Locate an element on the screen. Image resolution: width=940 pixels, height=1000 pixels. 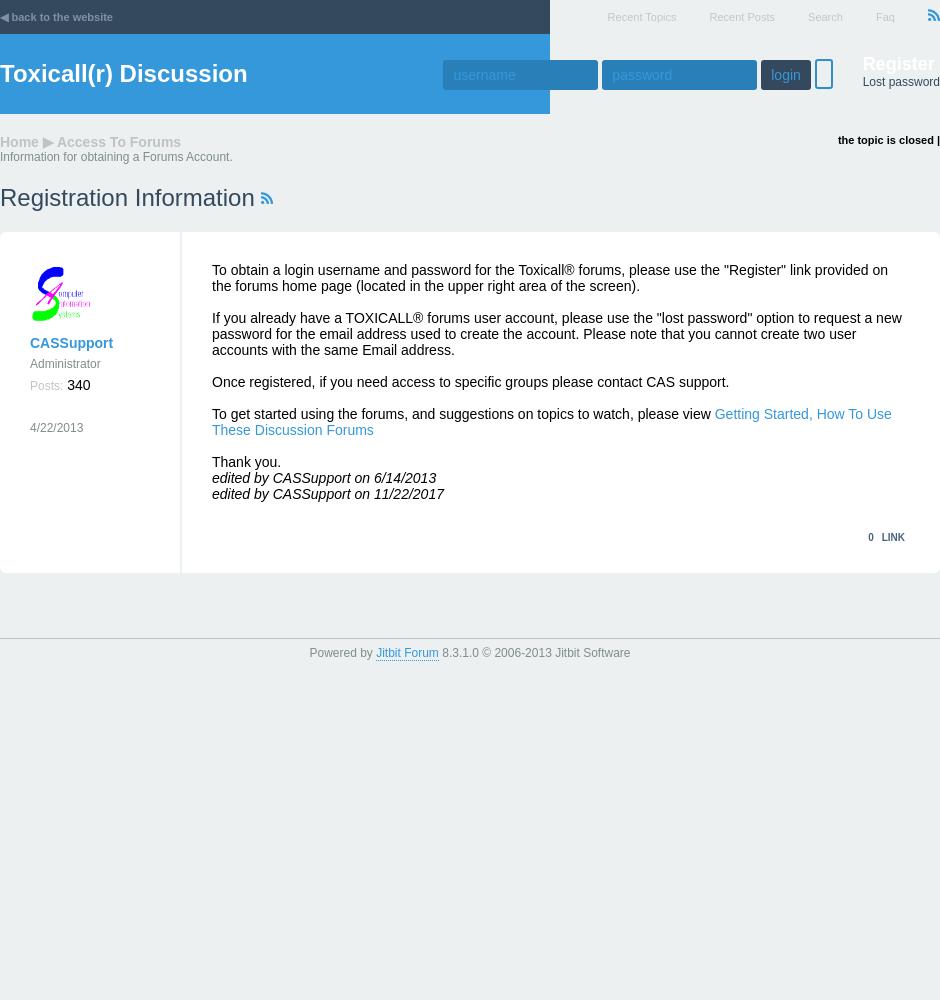
'◀ back to the website' is located at coordinates (55, 17).